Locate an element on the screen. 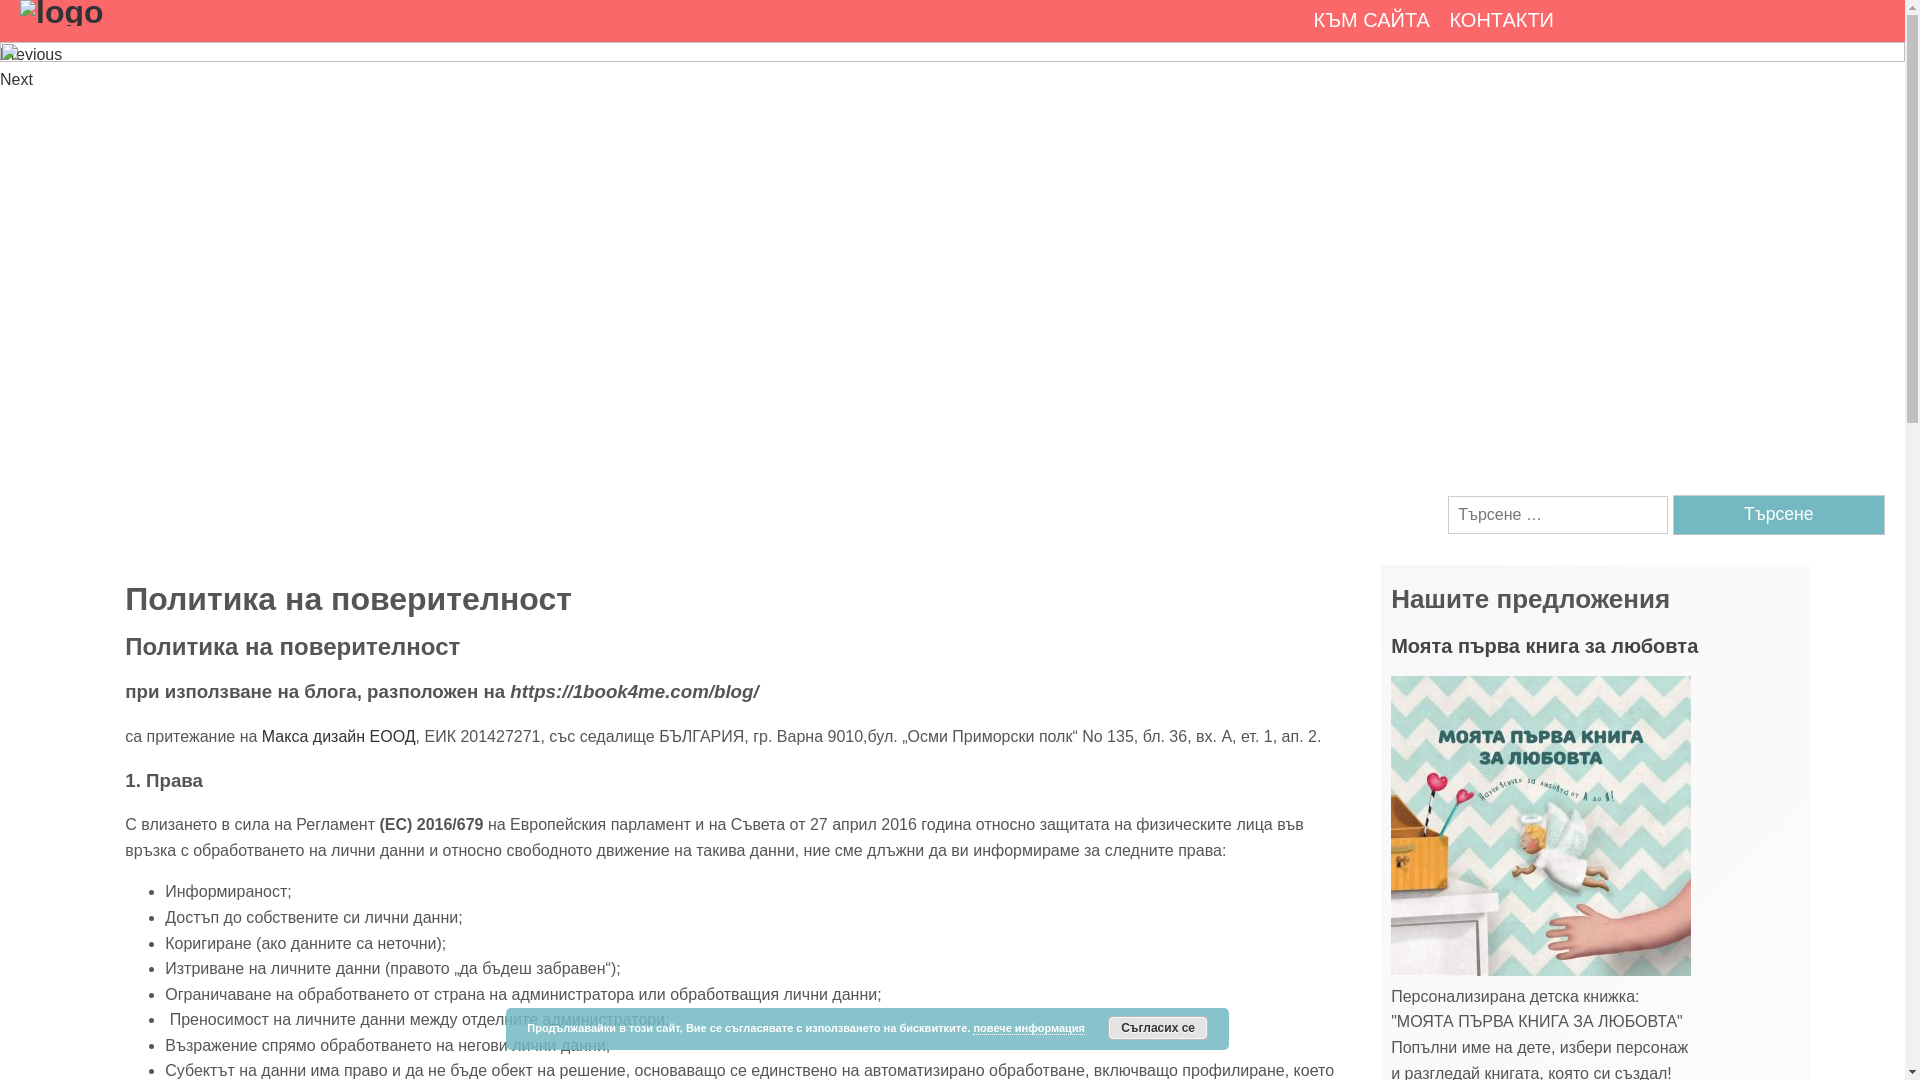 This screenshot has height=1080, width=1920. 'Next' is located at coordinates (16, 78).